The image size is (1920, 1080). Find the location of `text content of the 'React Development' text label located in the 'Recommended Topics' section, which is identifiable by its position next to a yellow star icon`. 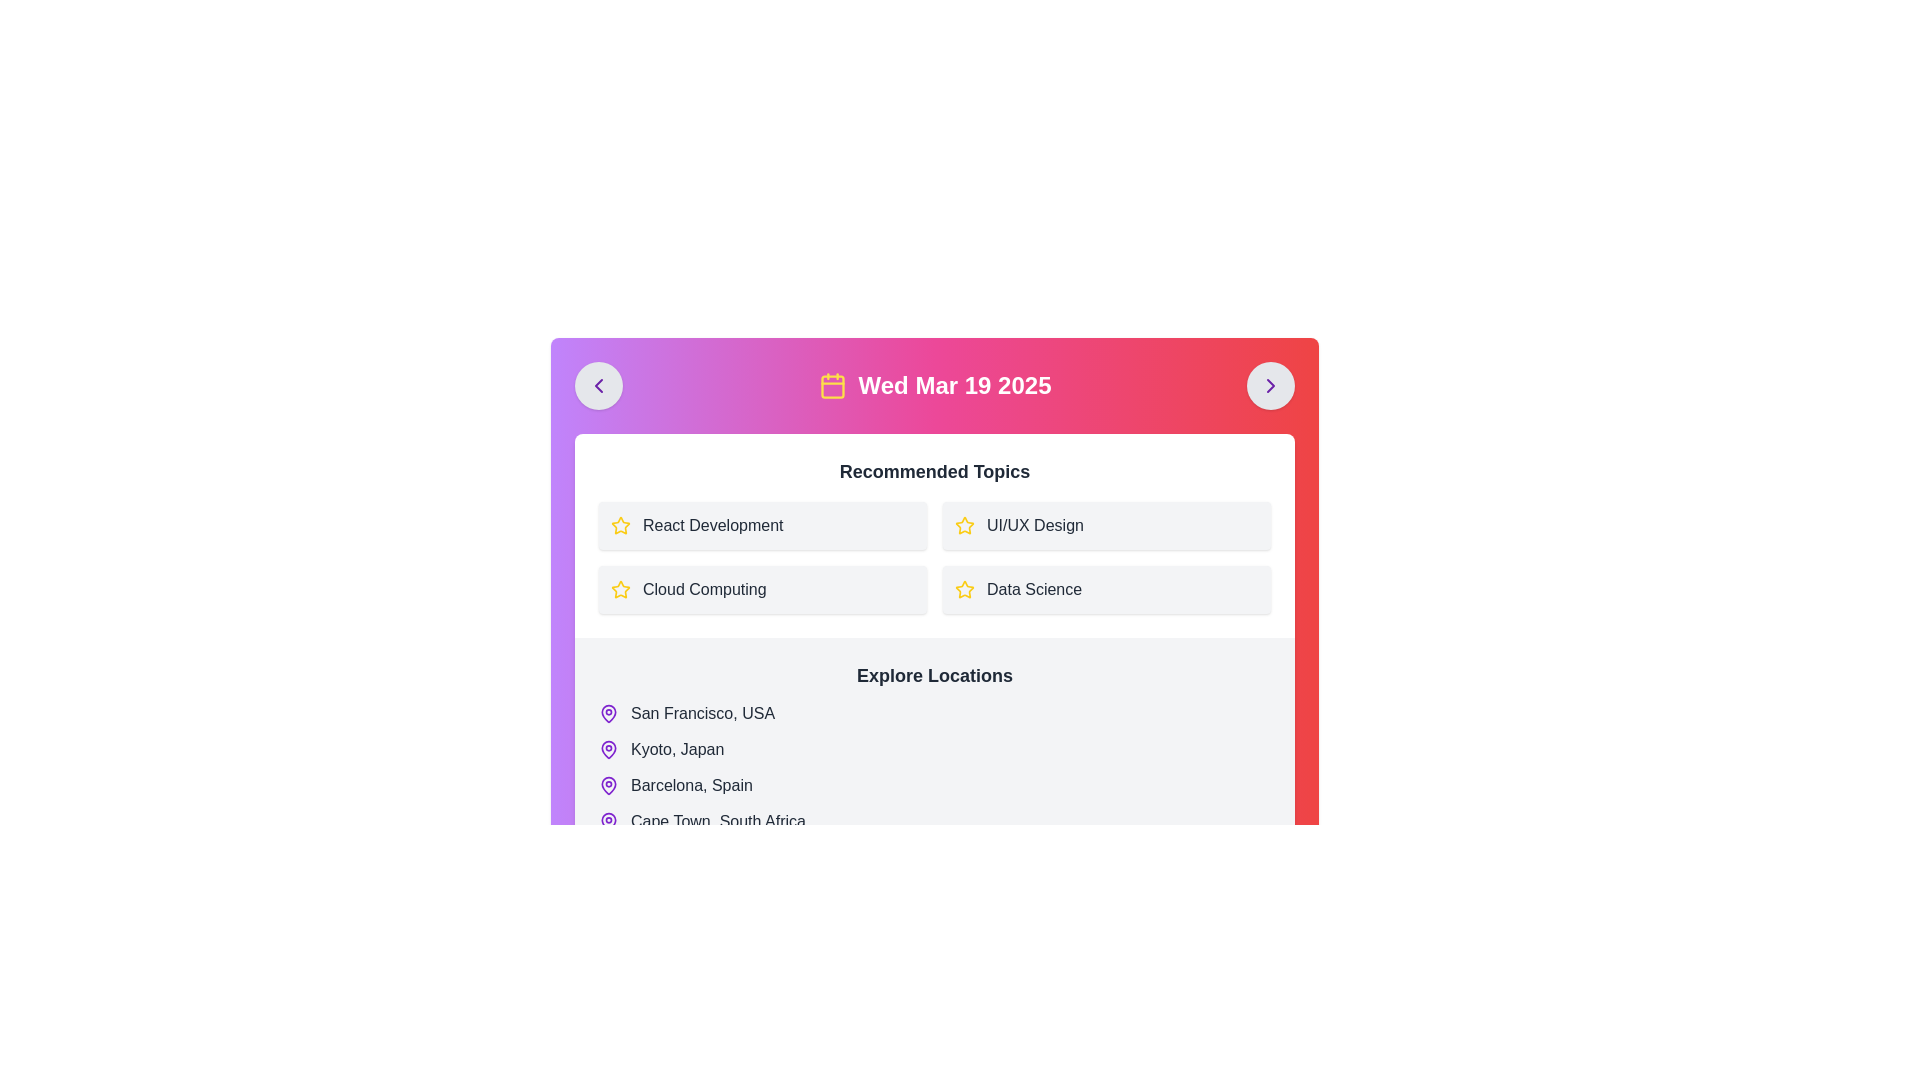

text content of the 'React Development' text label located in the 'Recommended Topics' section, which is identifiable by its position next to a yellow star icon is located at coordinates (713, 524).